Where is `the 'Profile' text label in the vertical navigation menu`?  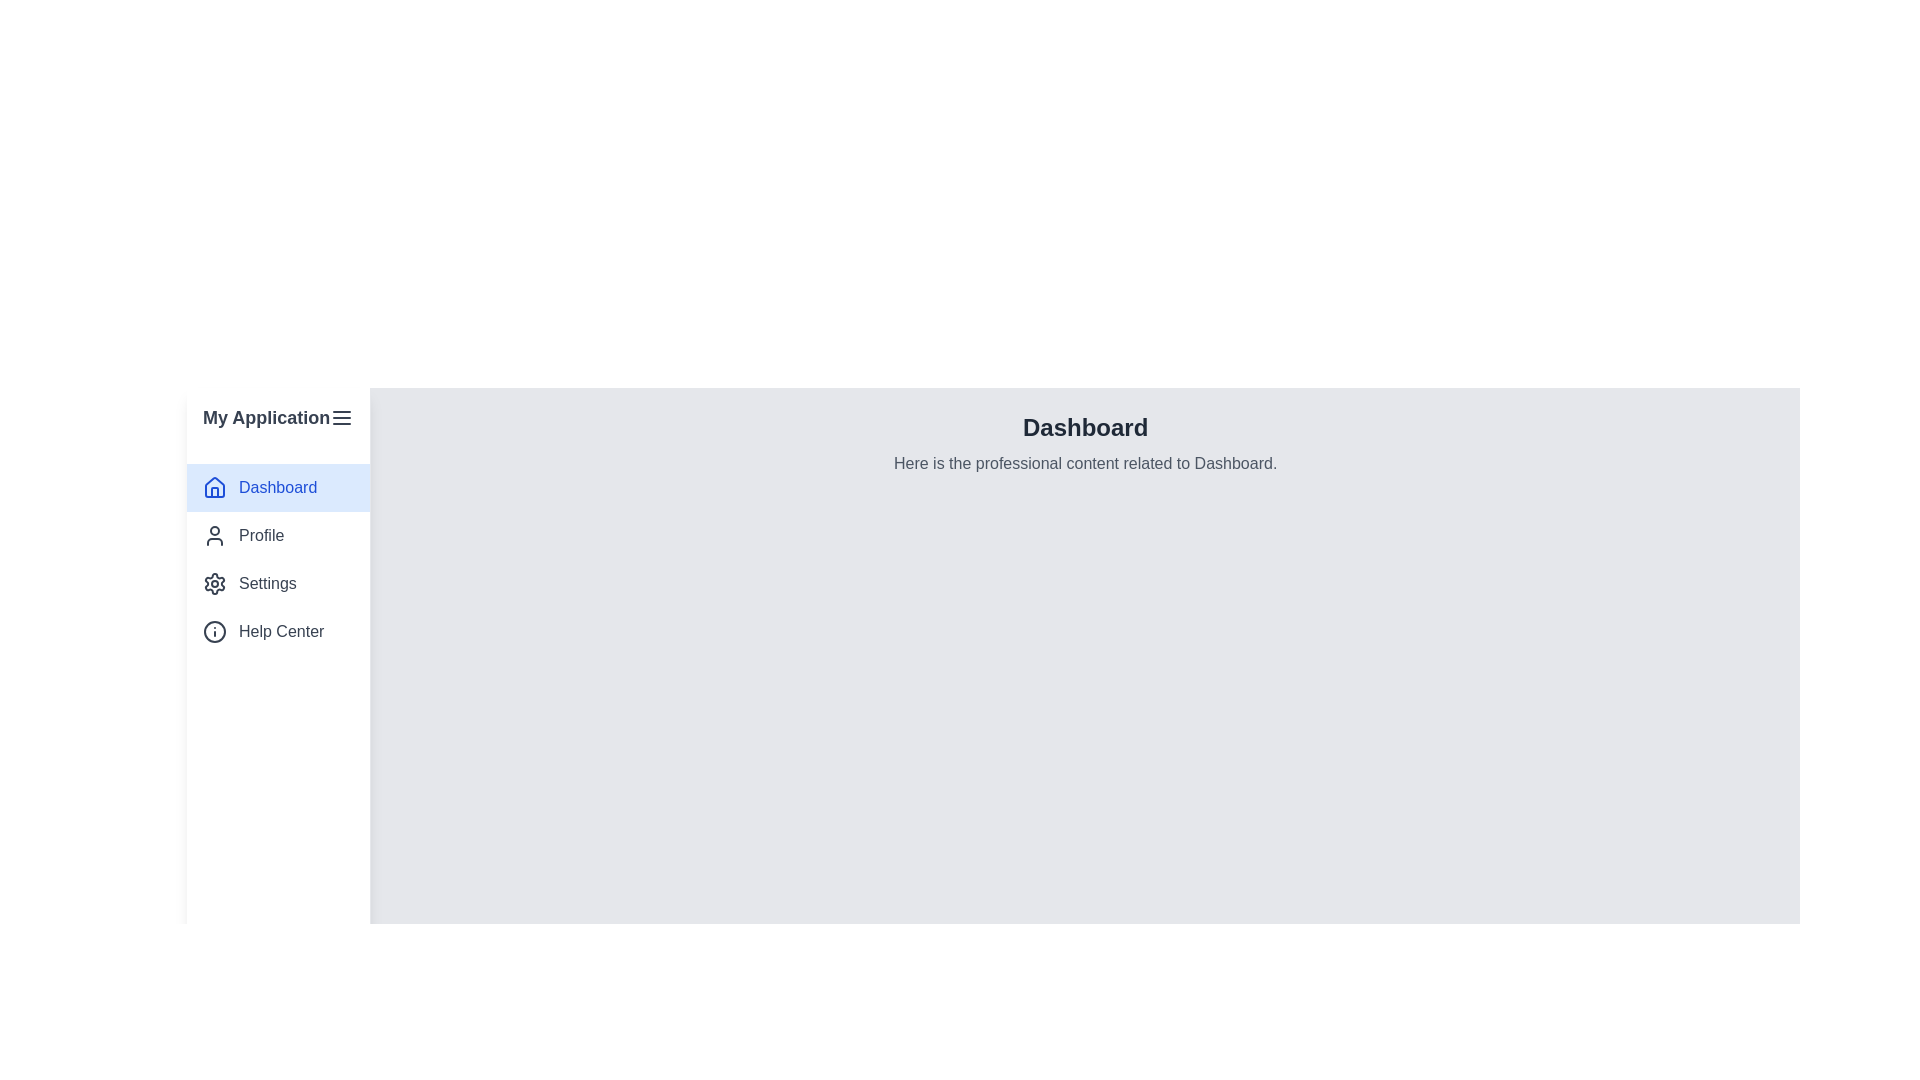
the 'Profile' text label in the vertical navigation menu is located at coordinates (260, 535).